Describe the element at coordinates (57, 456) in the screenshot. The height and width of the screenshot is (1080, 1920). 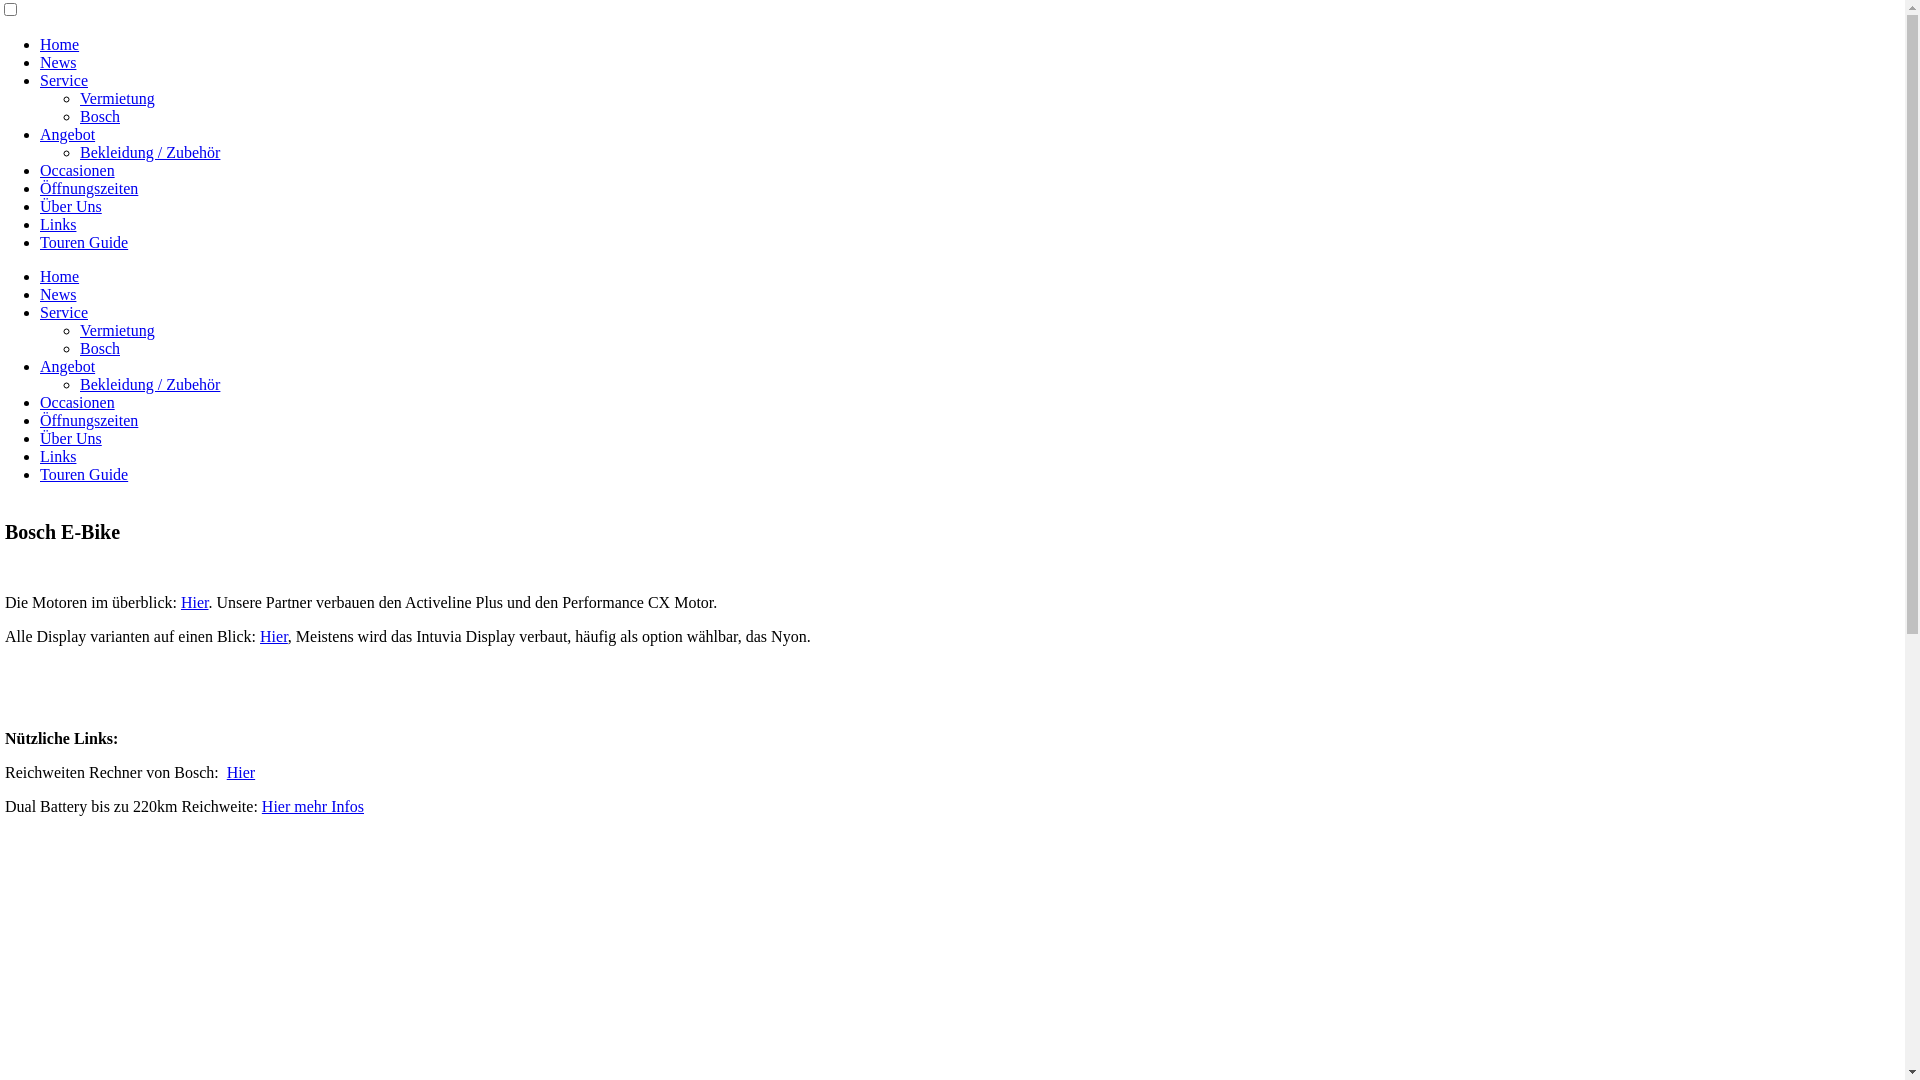
I see `'Links'` at that location.